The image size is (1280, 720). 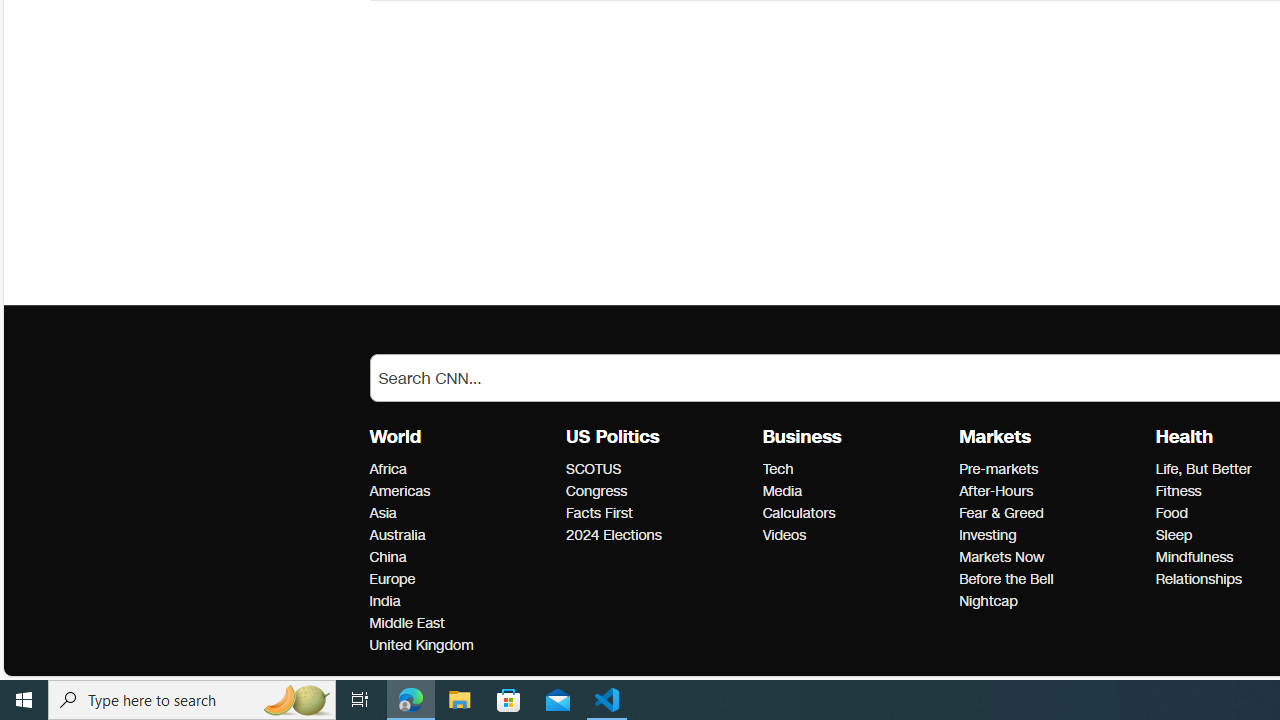 What do you see at coordinates (1050, 469) in the screenshot?
I see `'Pre-markets'` at bounding box center [1050, 469].